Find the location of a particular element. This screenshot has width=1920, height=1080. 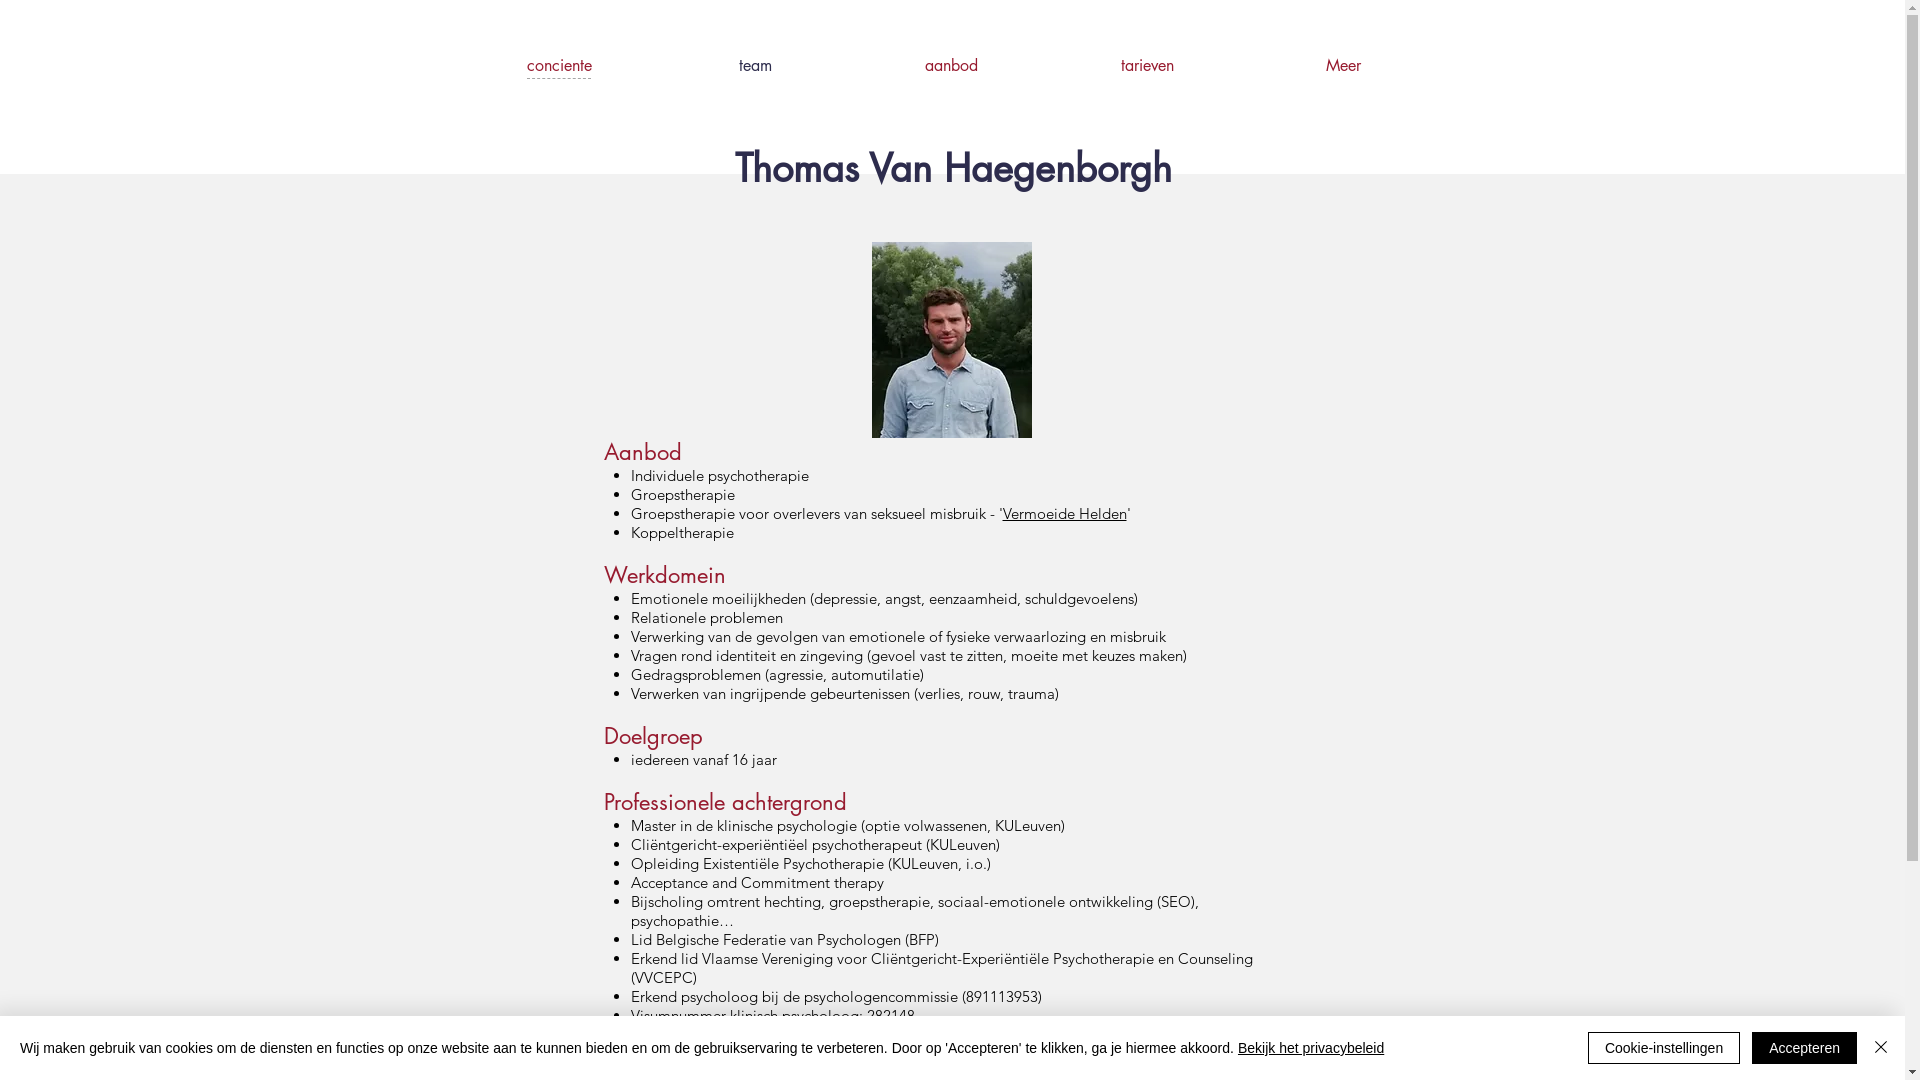

'Vermoeide Helden' is located at coordinates (1063, 512).